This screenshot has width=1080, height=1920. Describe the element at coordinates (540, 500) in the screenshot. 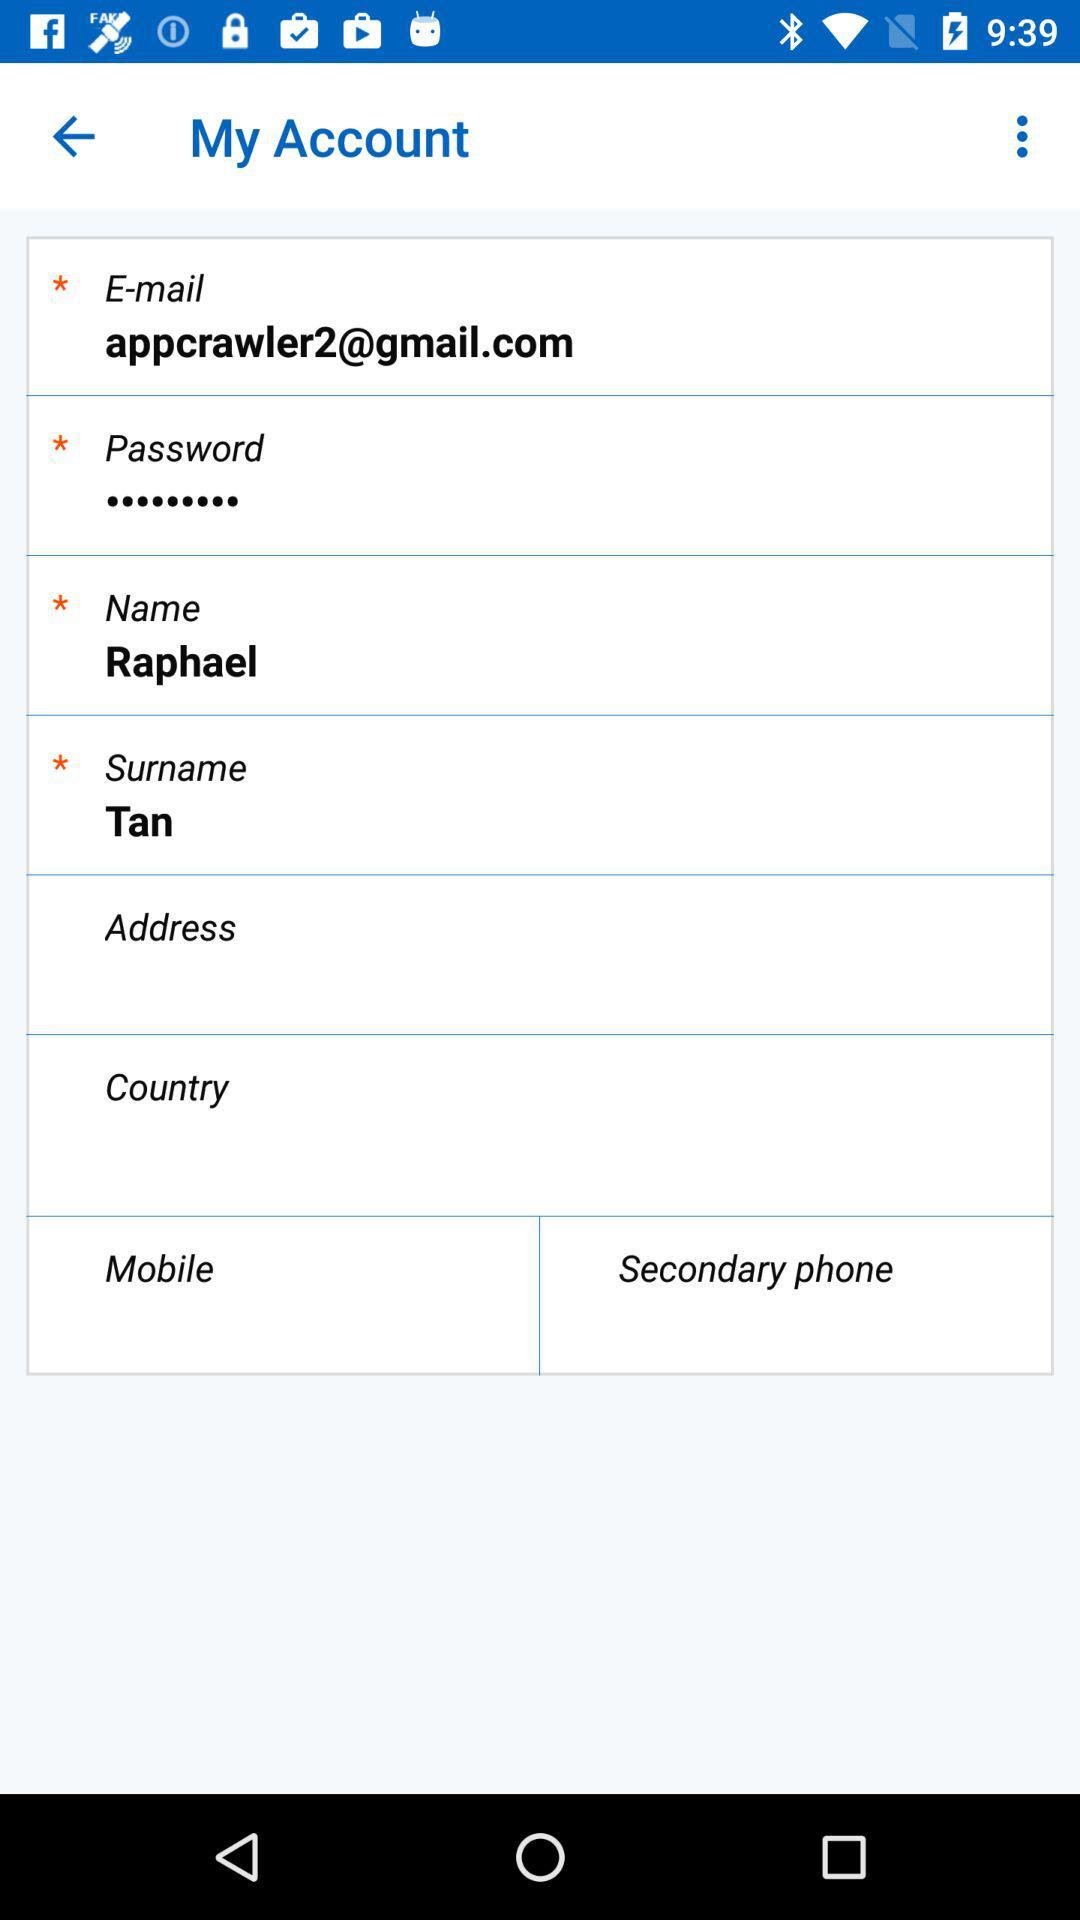

I see `item below * icon` at that location.